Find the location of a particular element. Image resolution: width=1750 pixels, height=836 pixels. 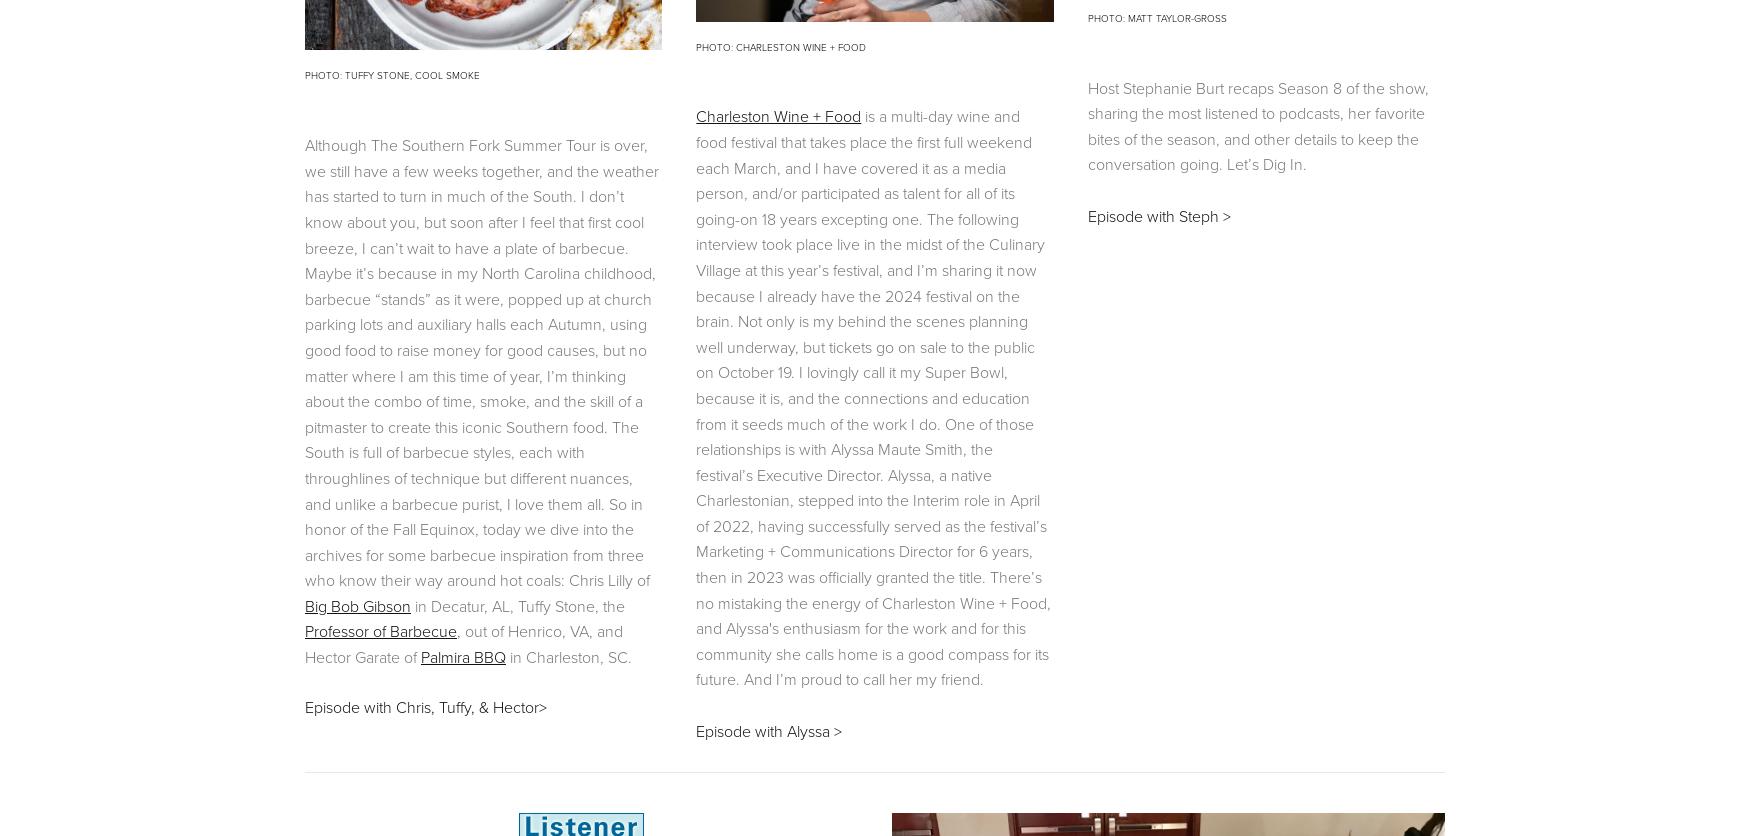

'Episode with Alyssa >' is located at coordinates (767, 730).